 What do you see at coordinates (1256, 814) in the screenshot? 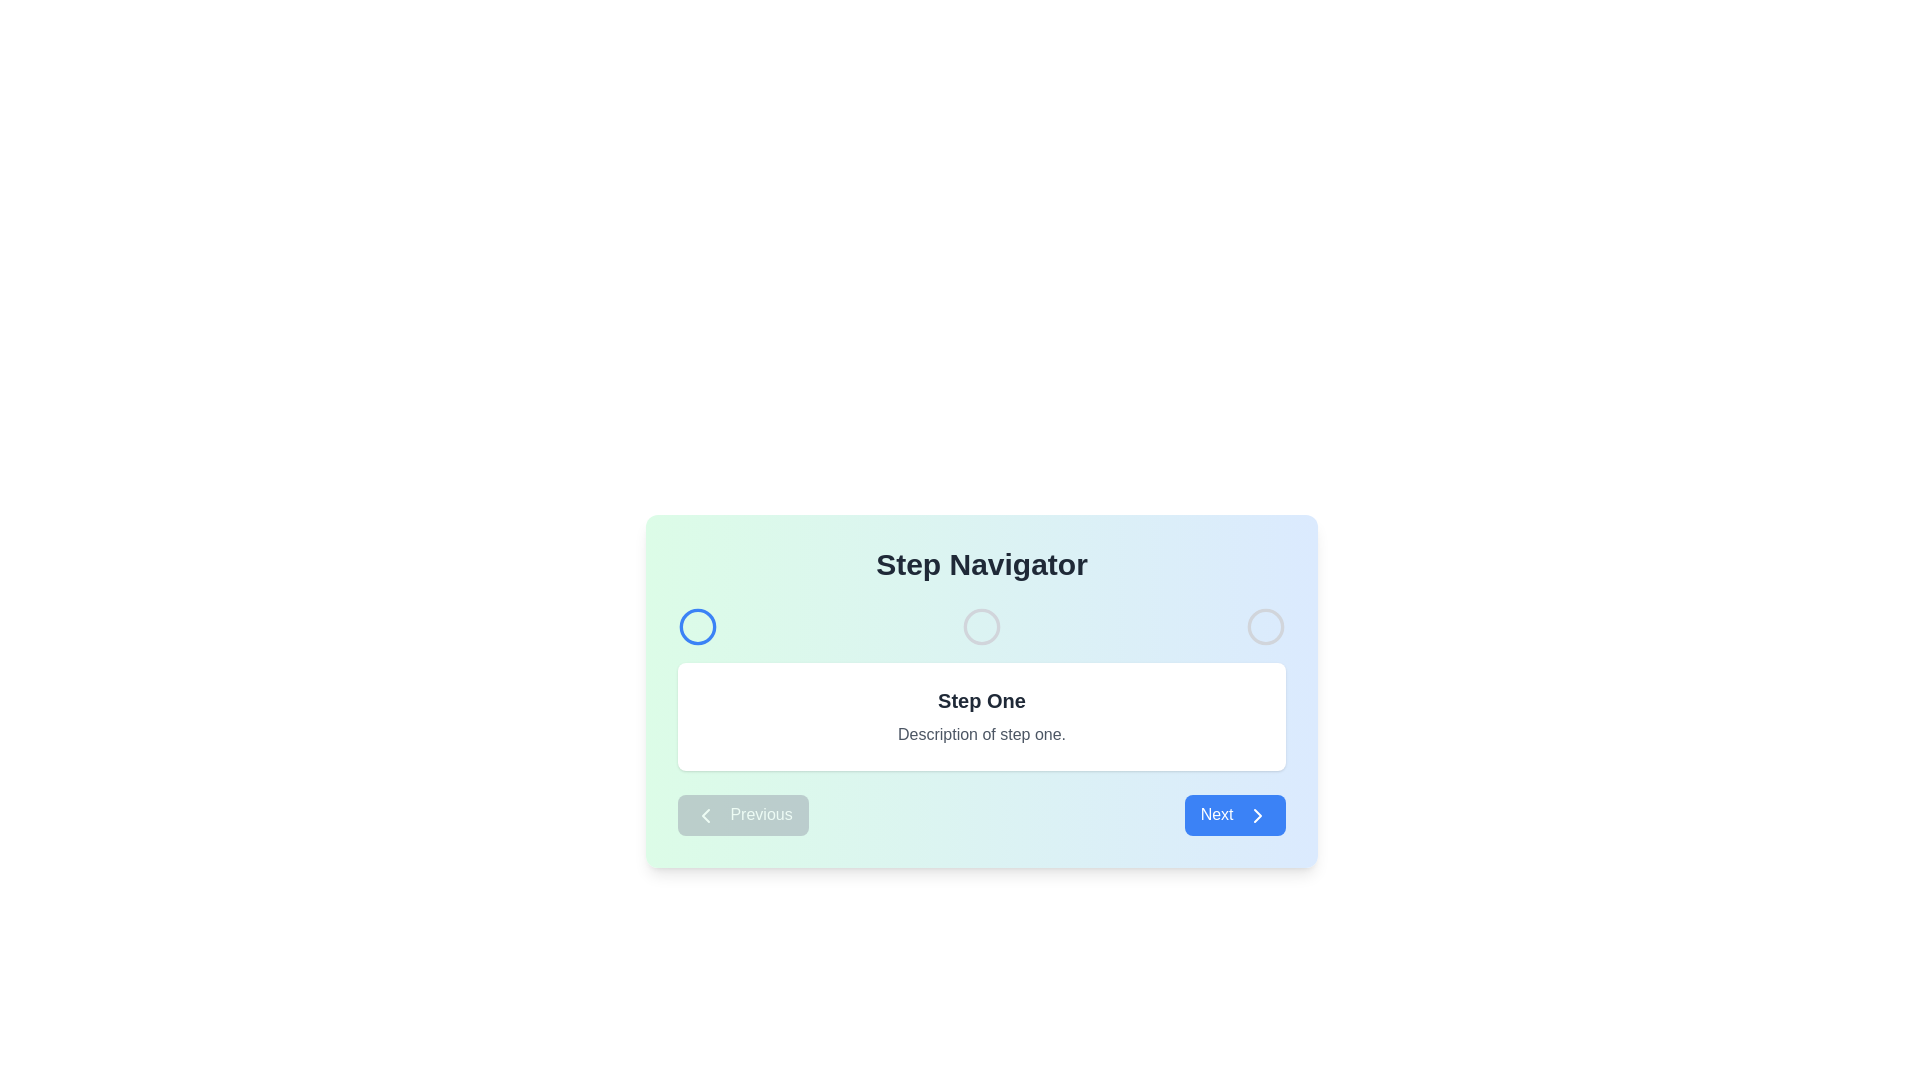
I see `the rightward chevron icon inside the 'Next' button at the bottom-right corner of the card layout` at bounding box center [1256, 814].